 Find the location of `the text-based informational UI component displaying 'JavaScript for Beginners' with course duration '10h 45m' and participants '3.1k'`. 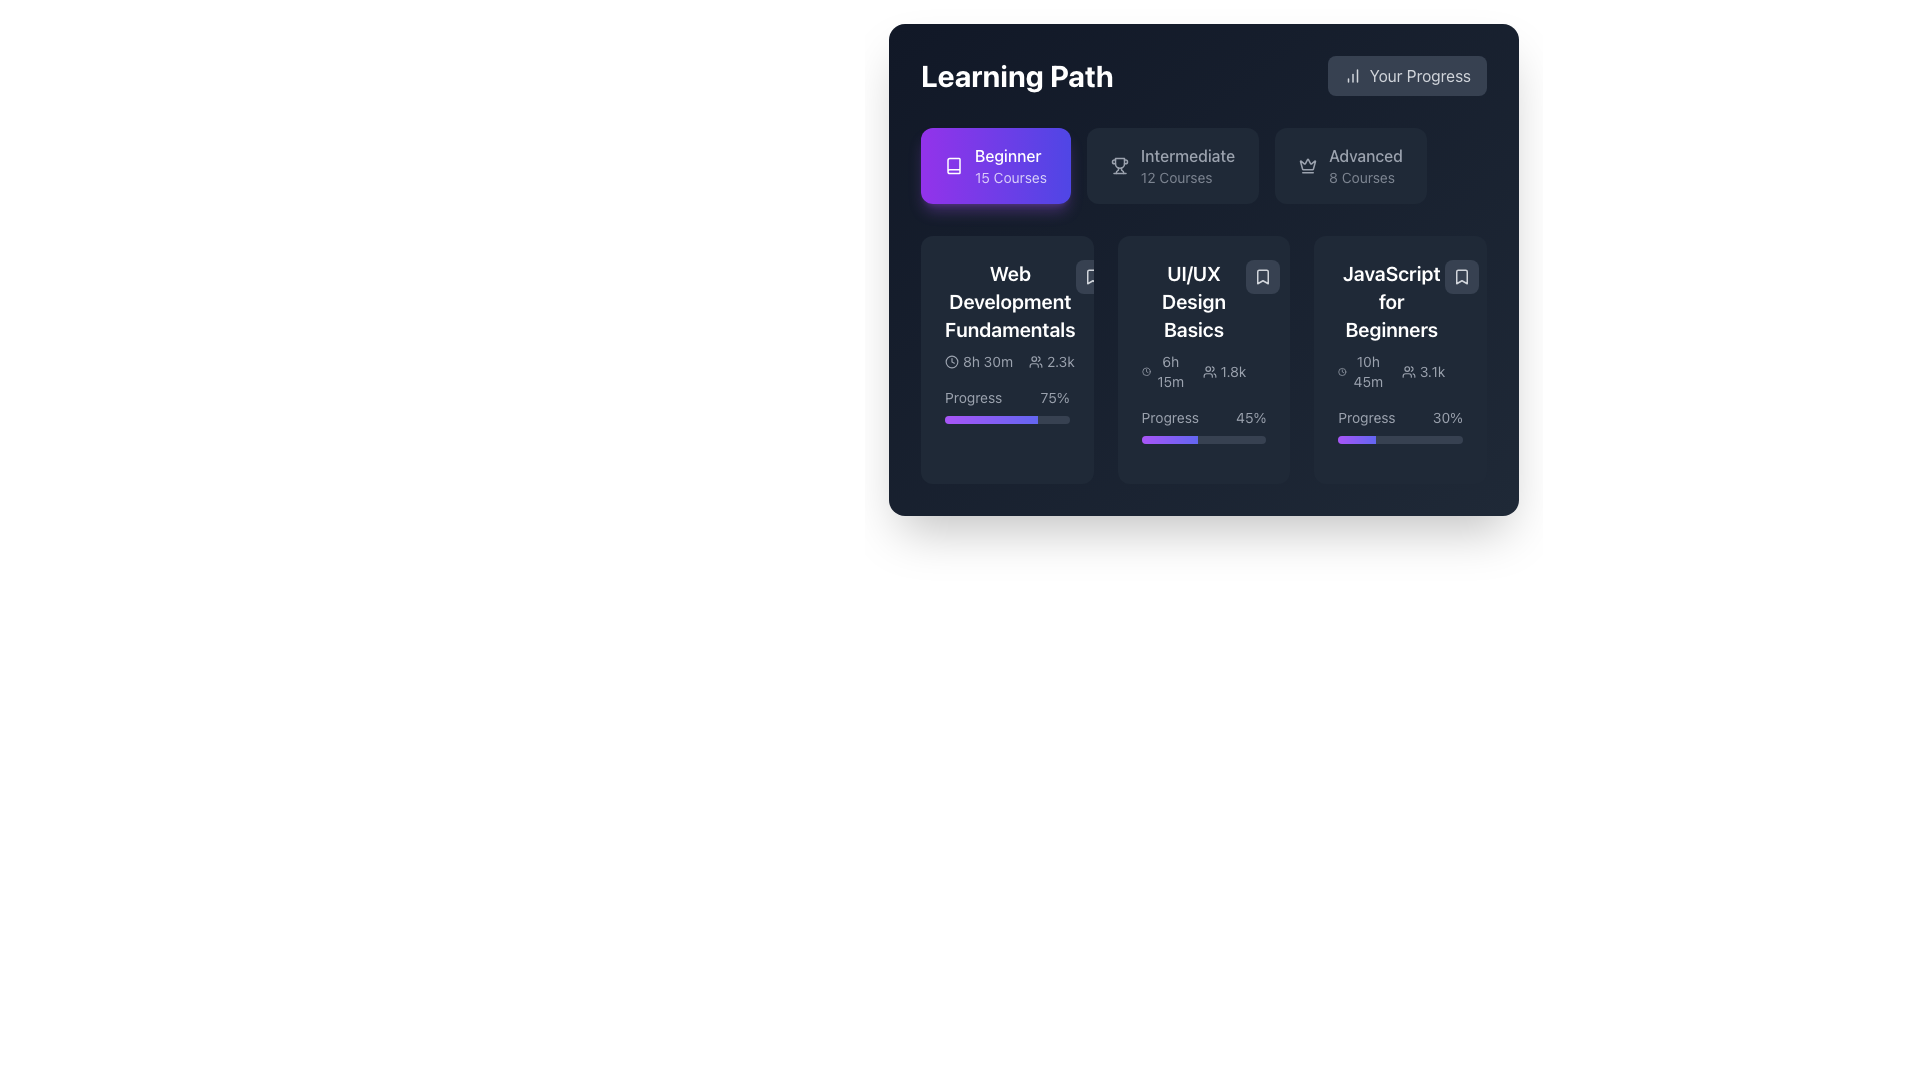

the text-based informational UI component displaying 'JavaScript for Beginners' with course duration '10h 45m' and participants '3.1k' is located at coordinates (1390, 325).